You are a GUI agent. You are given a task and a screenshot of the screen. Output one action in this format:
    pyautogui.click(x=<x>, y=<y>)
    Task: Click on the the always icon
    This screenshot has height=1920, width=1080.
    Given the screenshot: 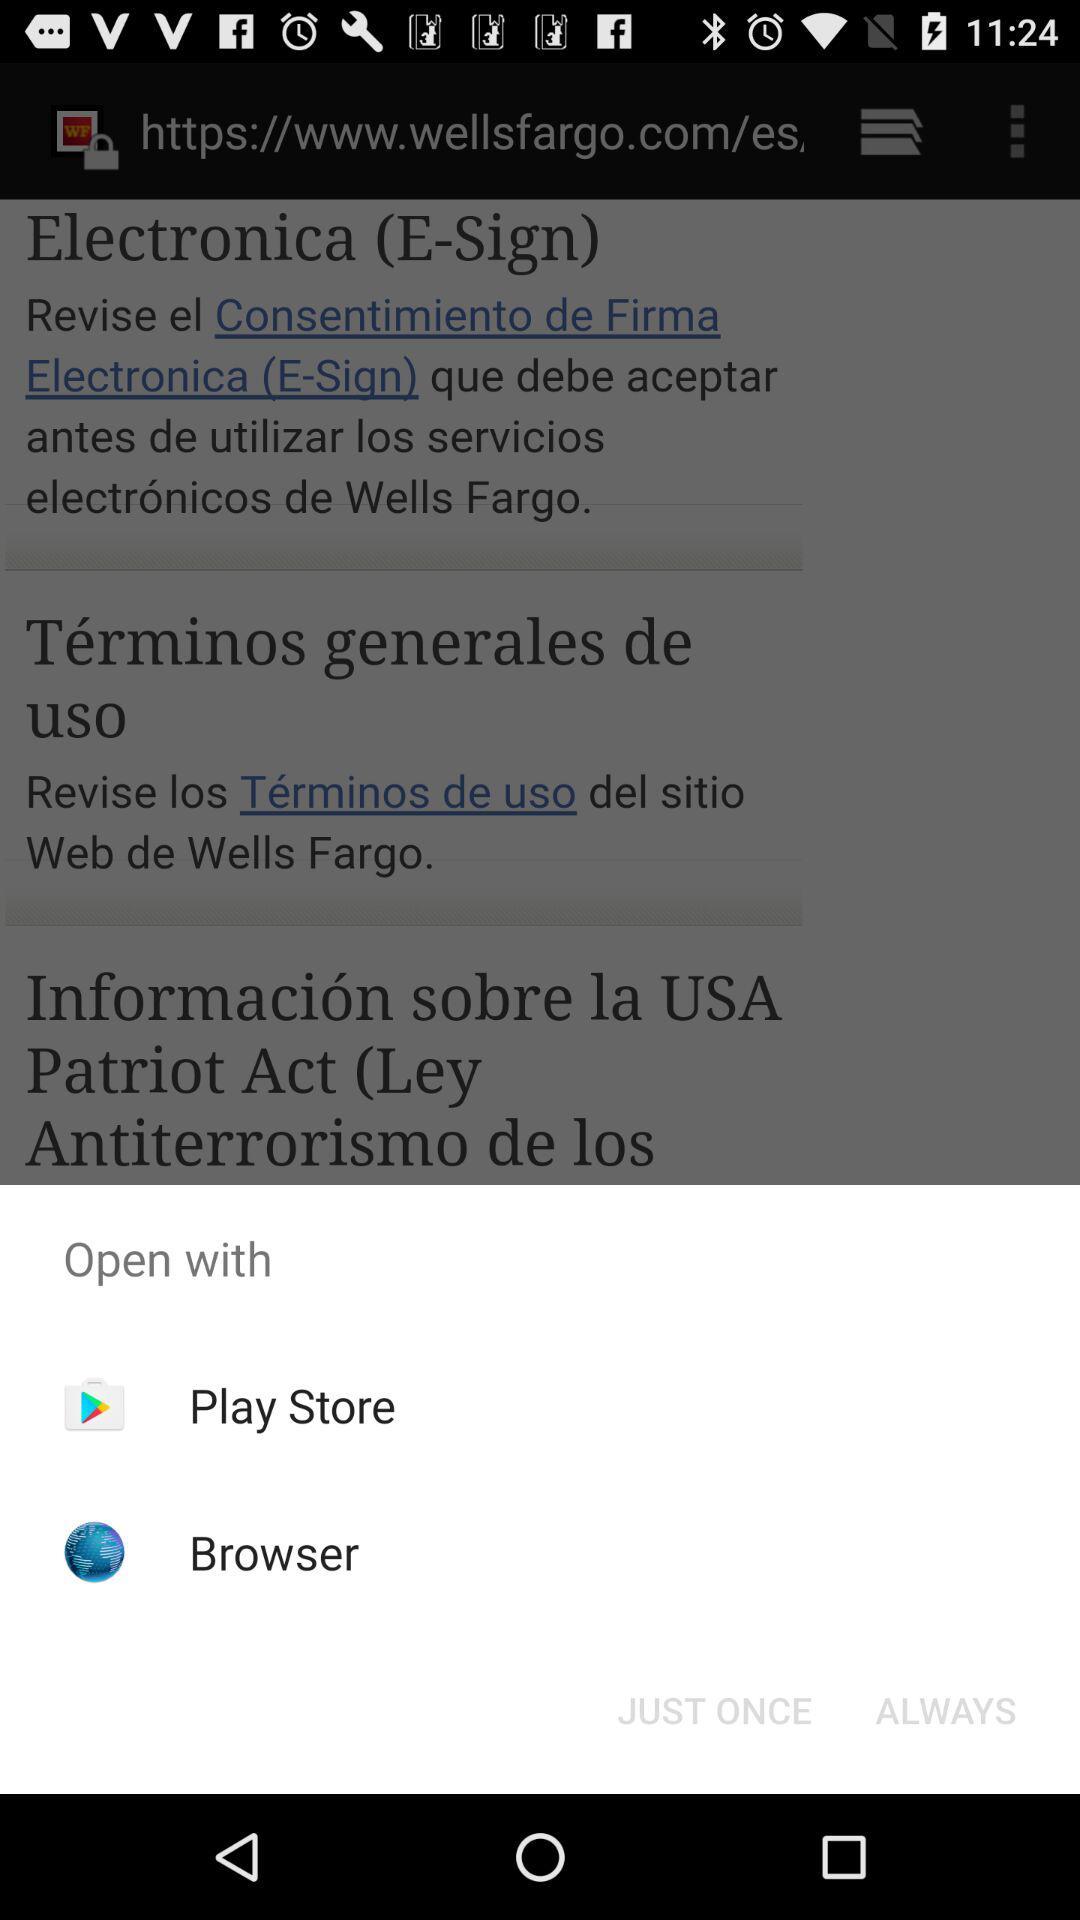 What is the action you would take?
    pyautogui.click(x=945, y=1708)
    